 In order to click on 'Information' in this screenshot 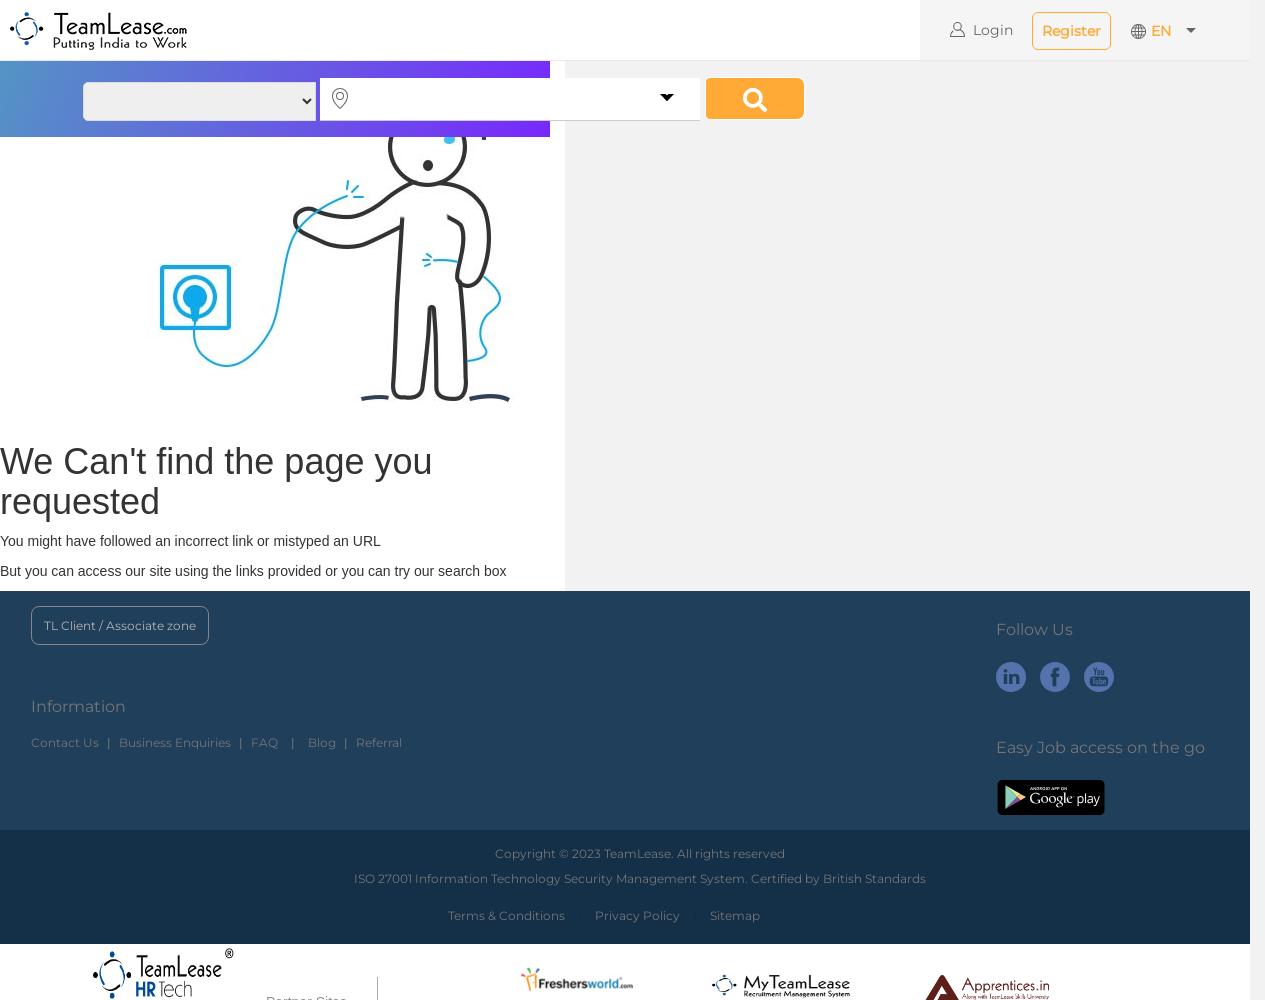, I will do `click(77, 705)`.